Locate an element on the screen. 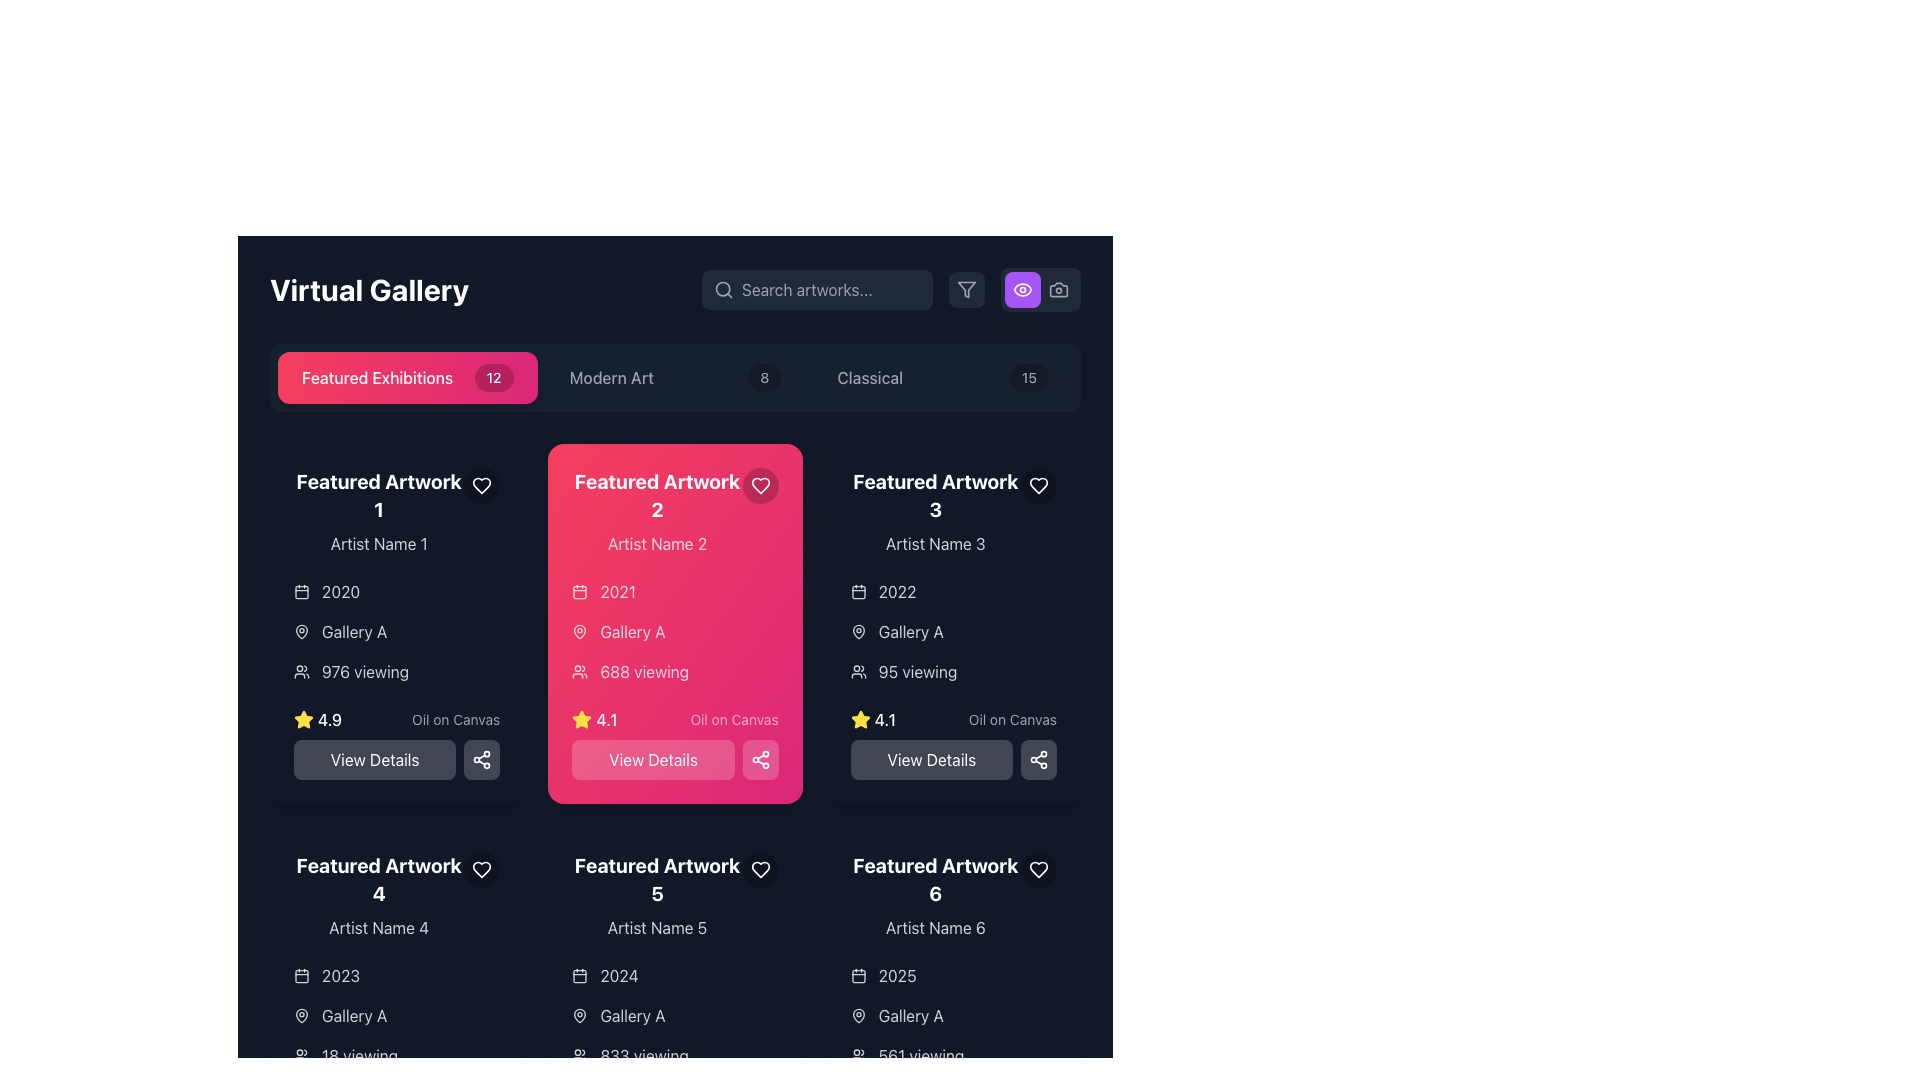 The image size is (1920, 1080). numeric indicator badge located at the top-right corner of the 'Classical' section header, which displays the count of items available in this category, specifically the value '15' is located at coordinates (1029, 378).